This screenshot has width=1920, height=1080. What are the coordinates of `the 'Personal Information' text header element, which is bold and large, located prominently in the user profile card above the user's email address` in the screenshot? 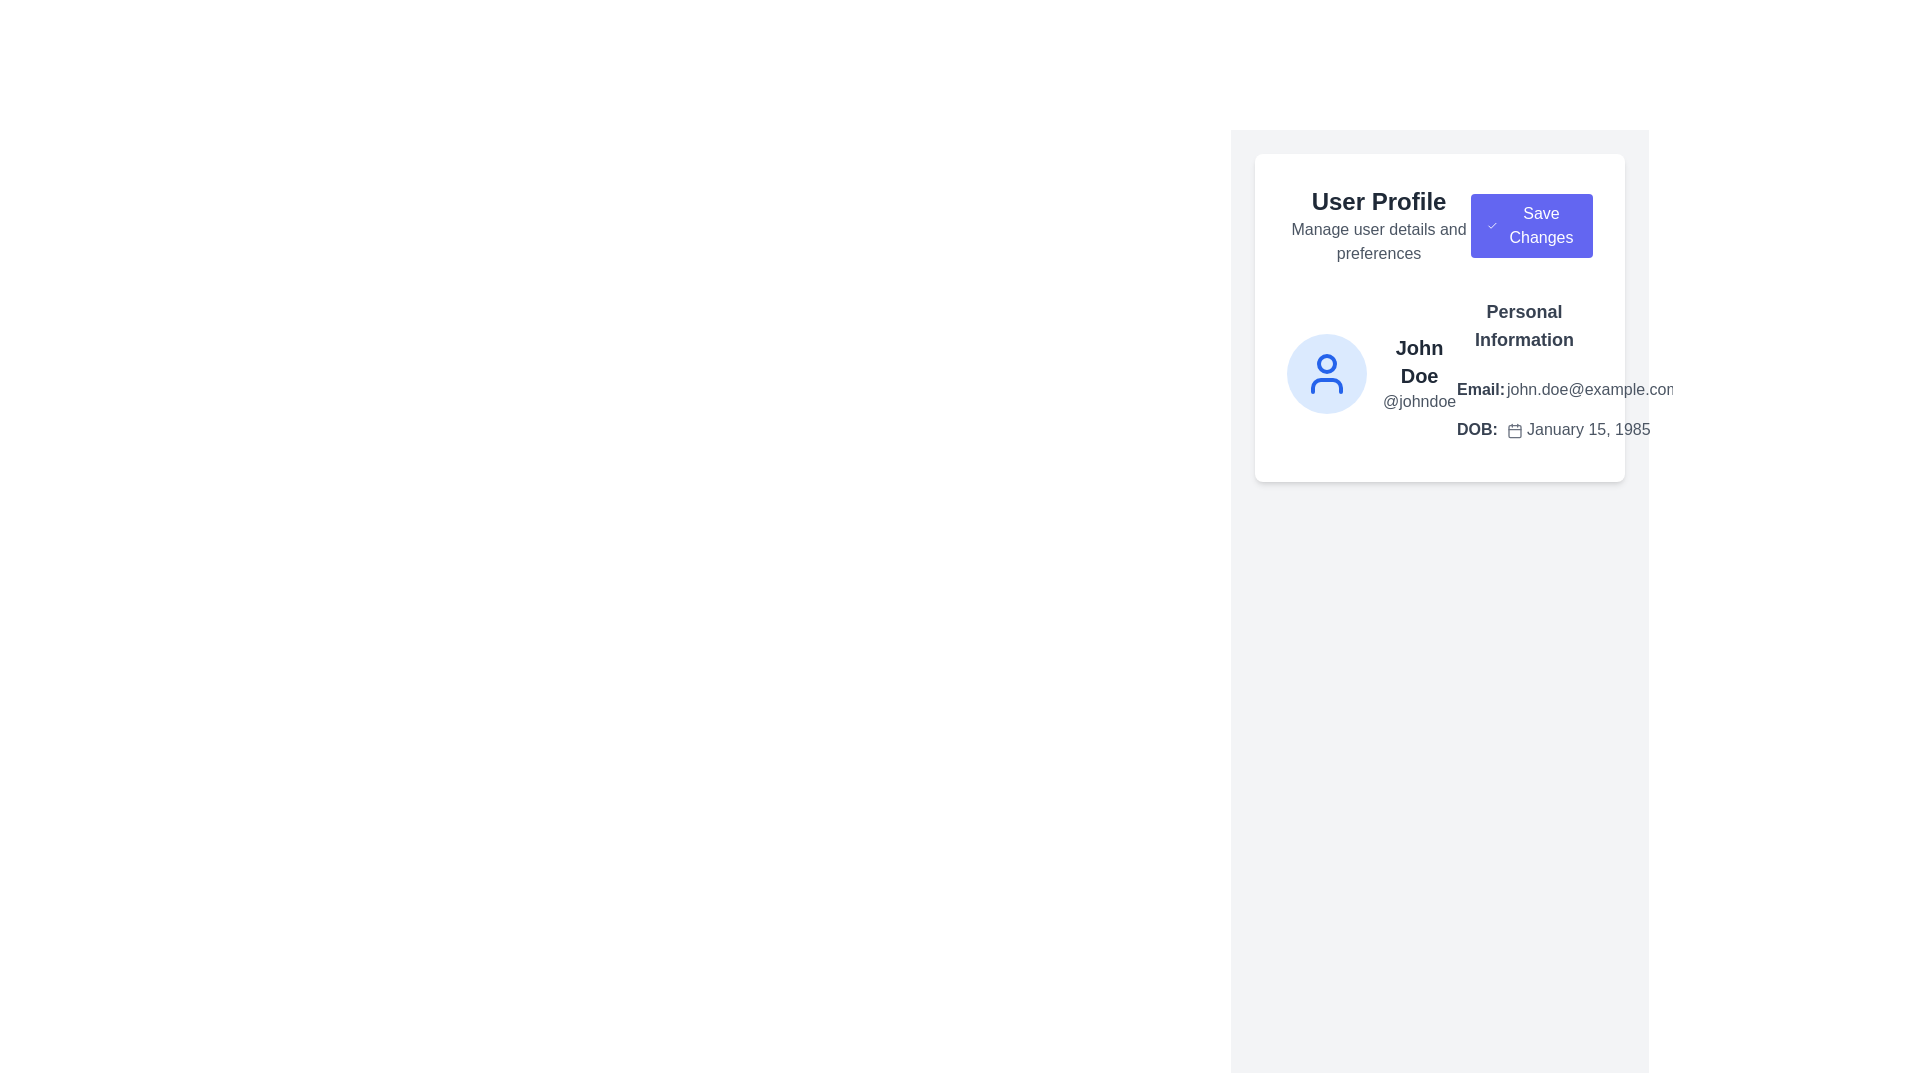 It's located at (1523, 325).